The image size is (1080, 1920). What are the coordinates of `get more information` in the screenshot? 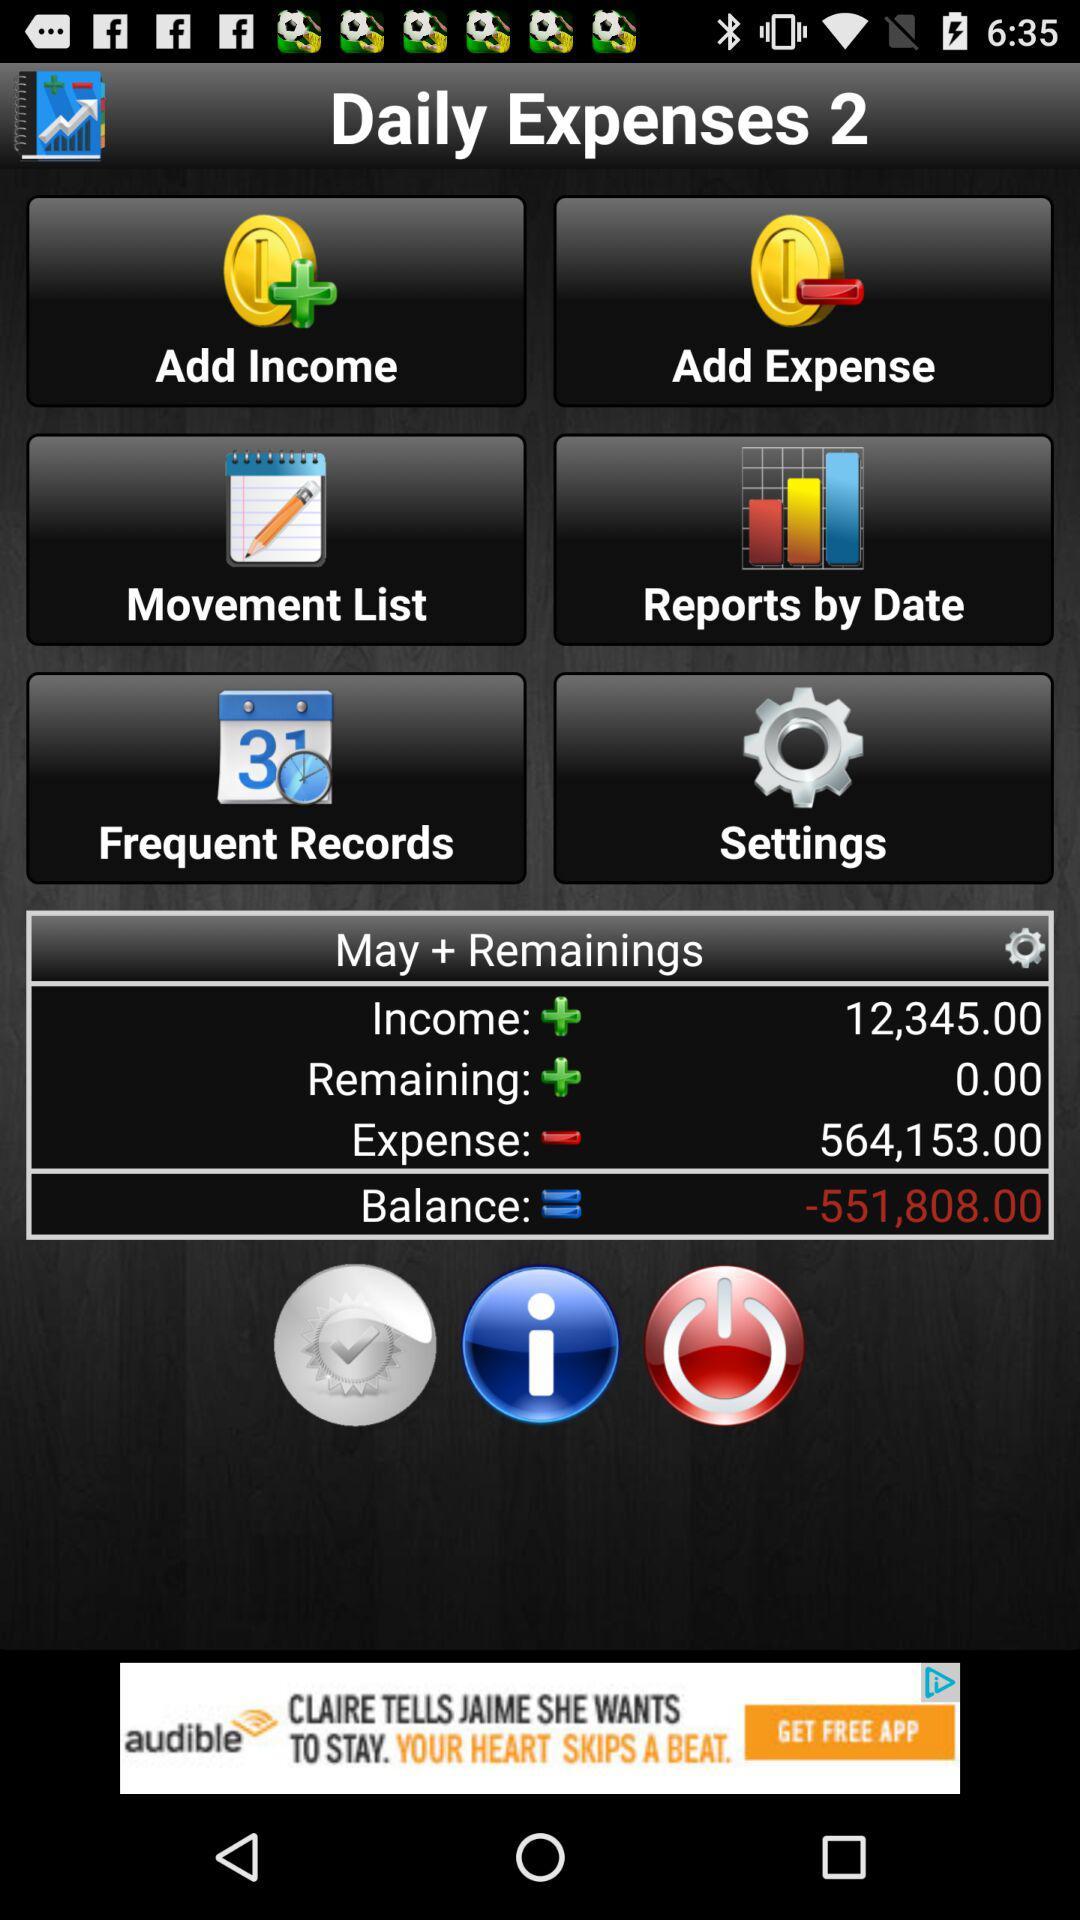 It's located at (540, 1345).